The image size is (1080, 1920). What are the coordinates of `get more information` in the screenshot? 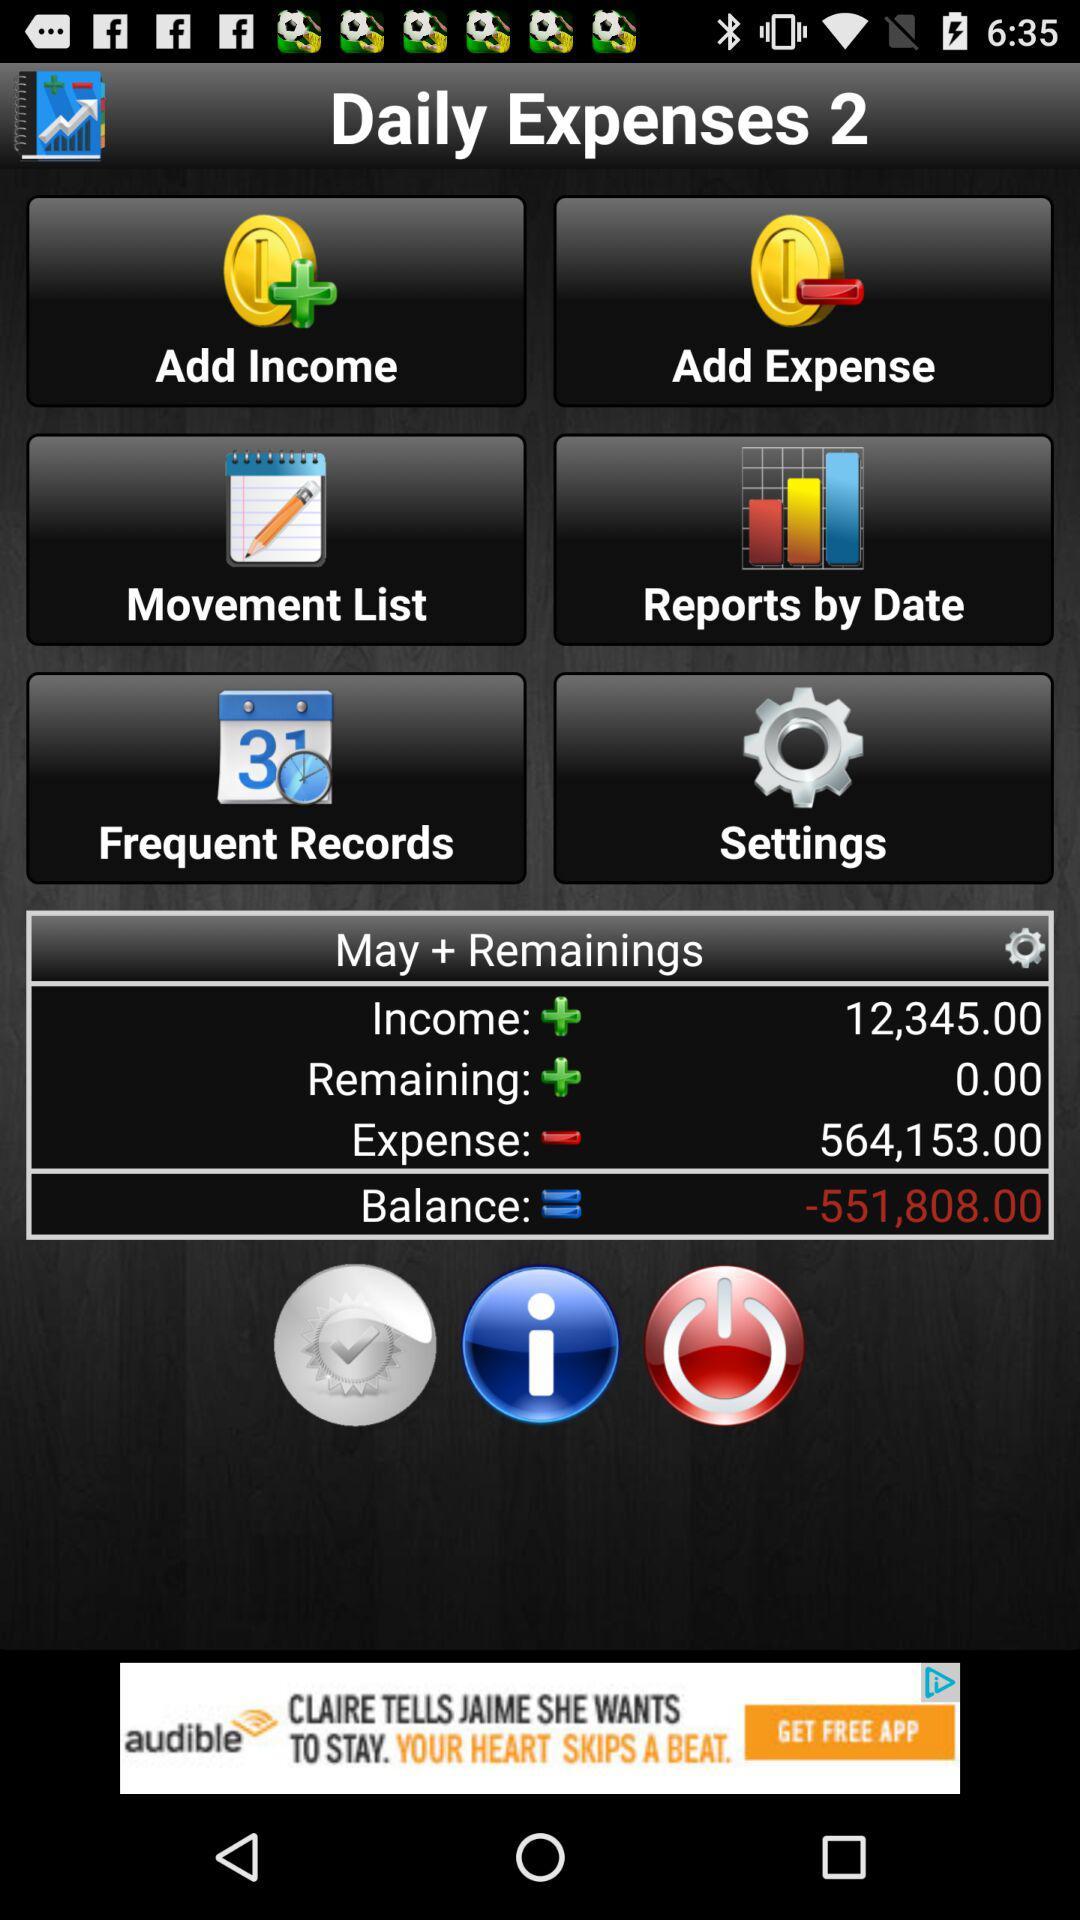 It's located at (540, 1345).